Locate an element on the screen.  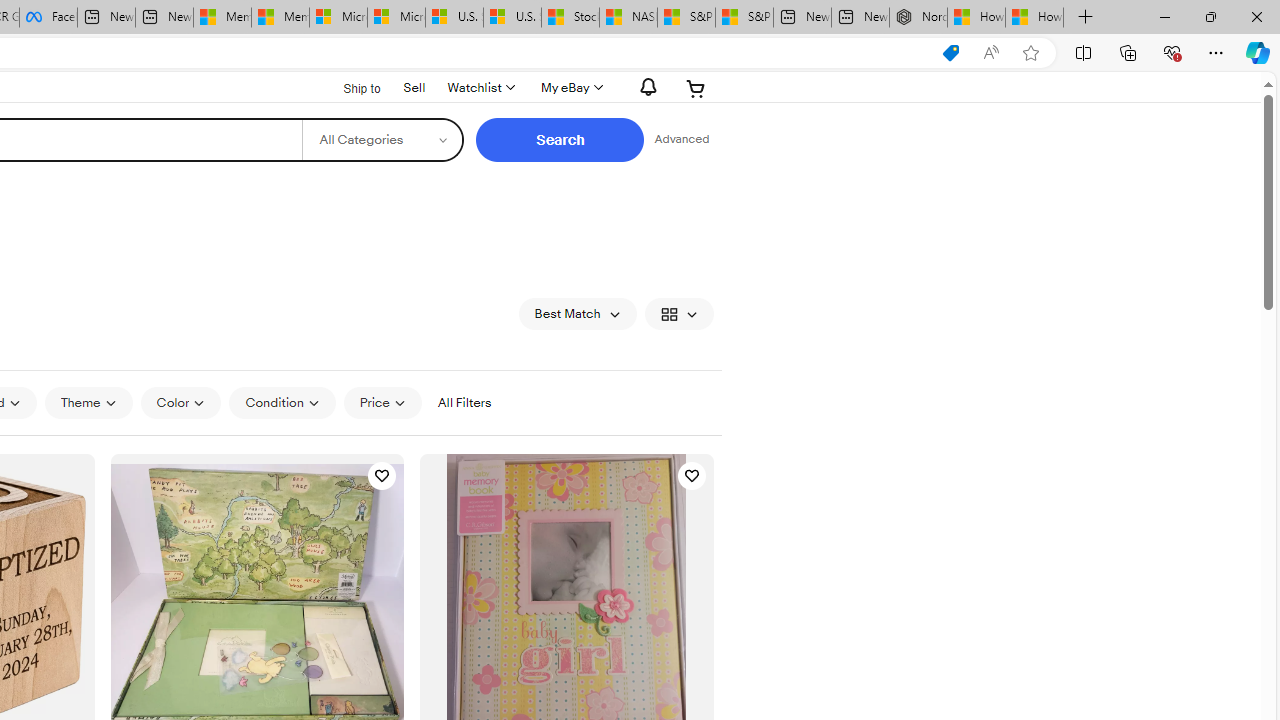
'All Filters' is located at coordinates (463, 402).